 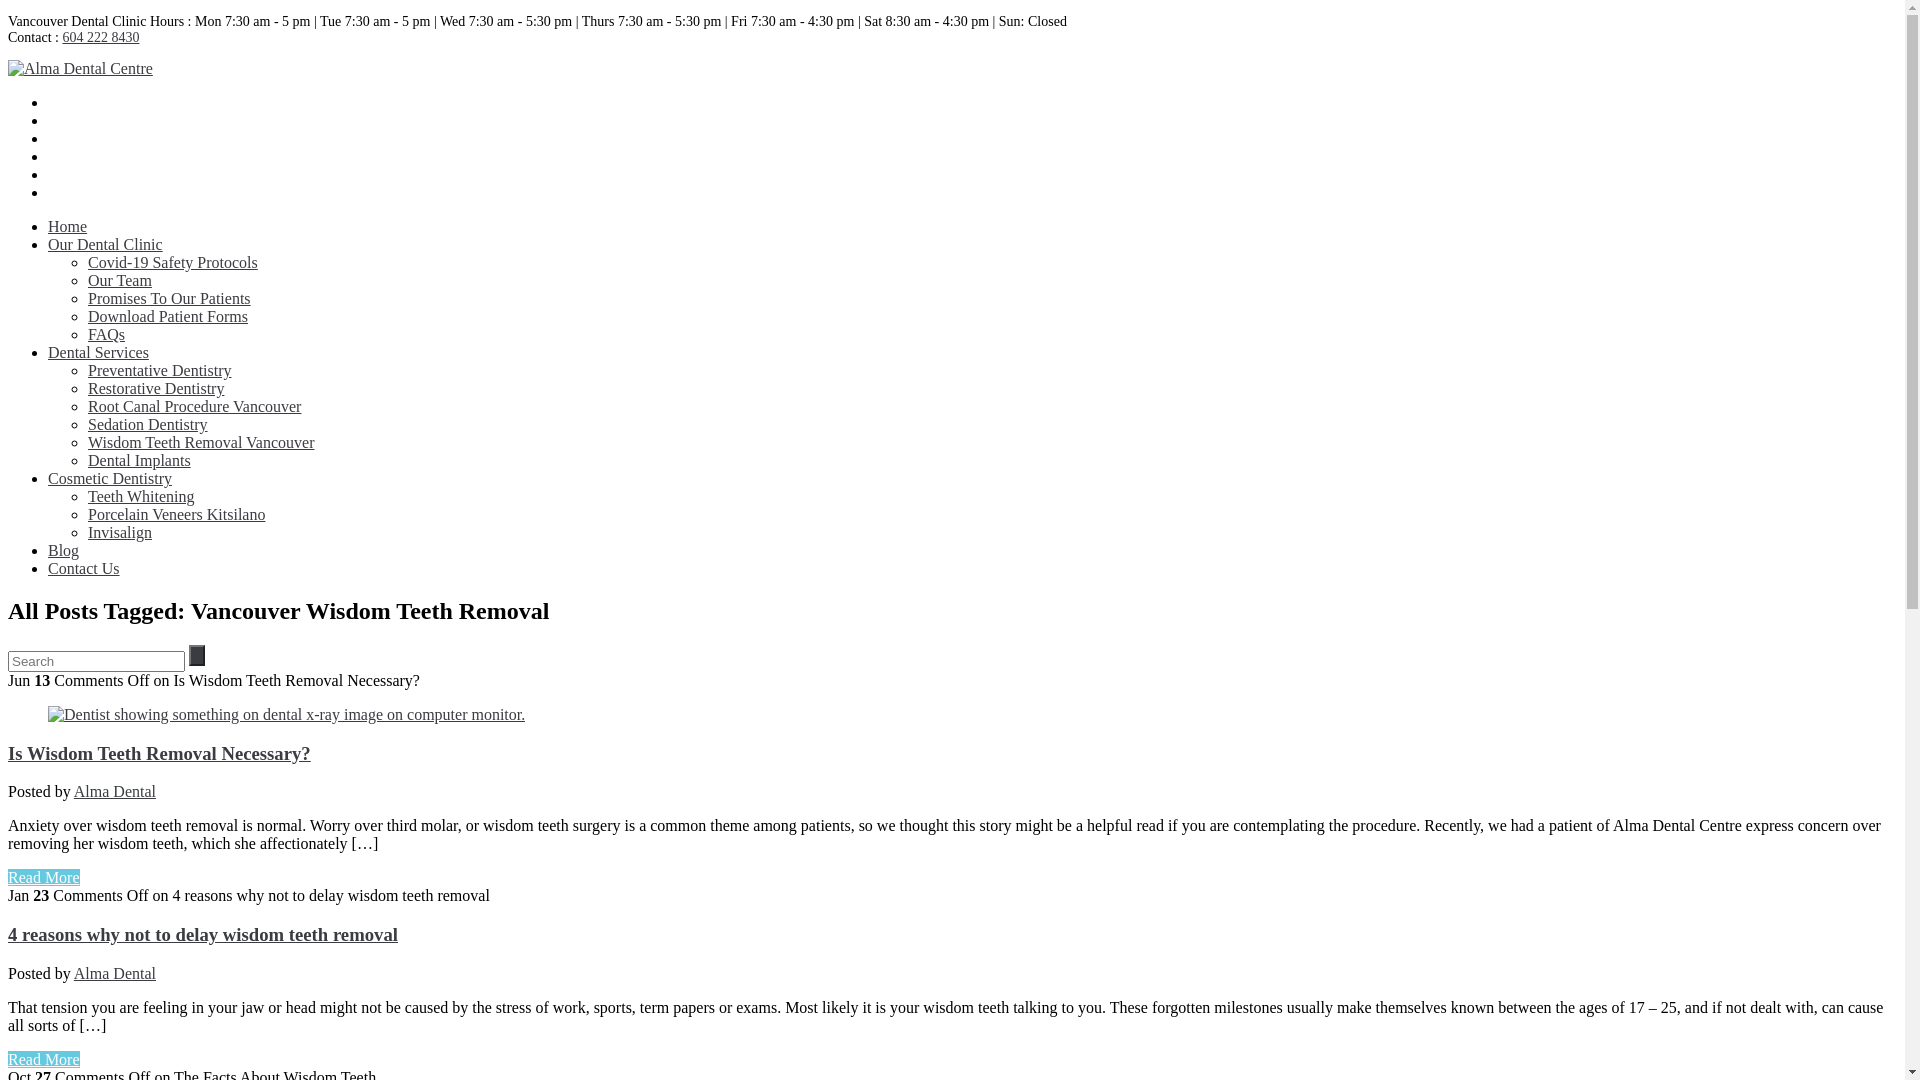 What do you see at coordinates (172, 261) in the screenshot?
I see `'Covid-19 Safety Protocols'` at bounding box center [172, 261].